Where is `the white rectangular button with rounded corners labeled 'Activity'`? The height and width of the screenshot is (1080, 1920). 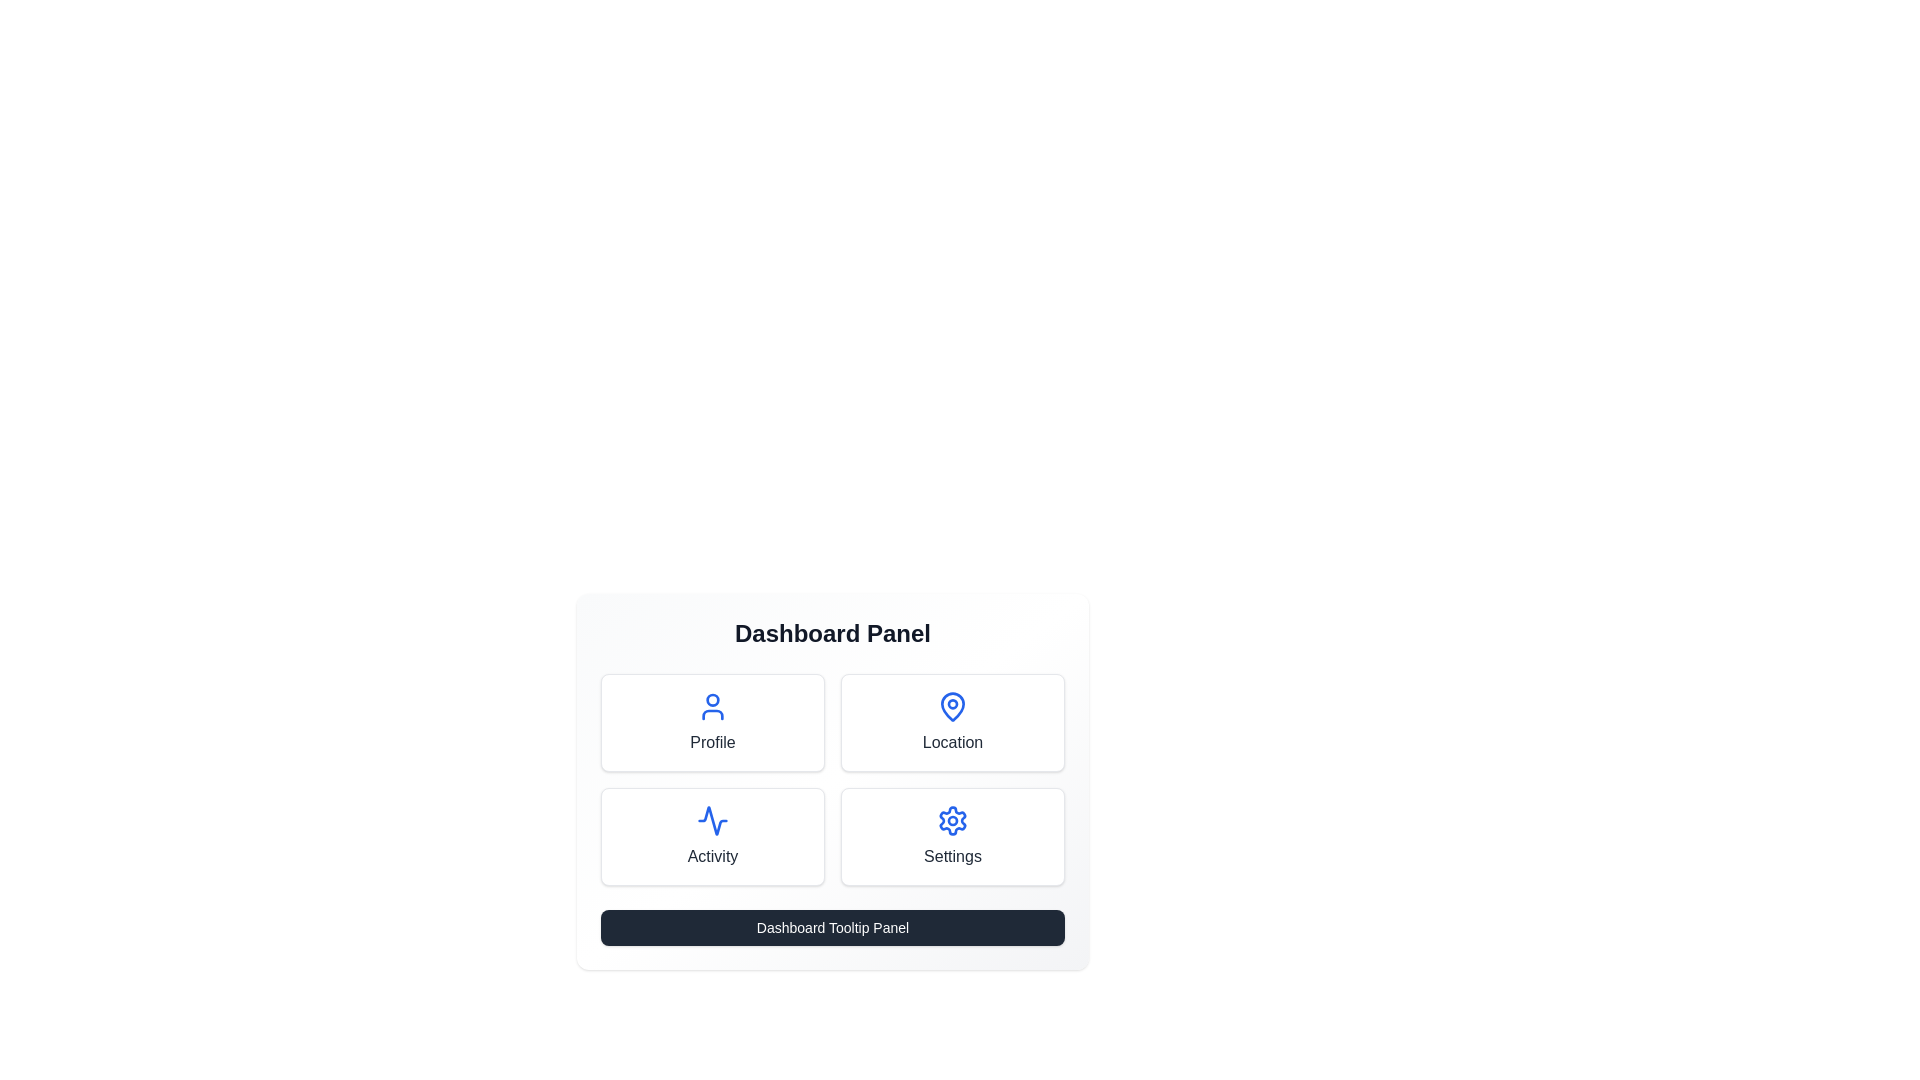
the white rectangular button with rounded corners labeled 'Activity' is located at coordinates (713, 837).